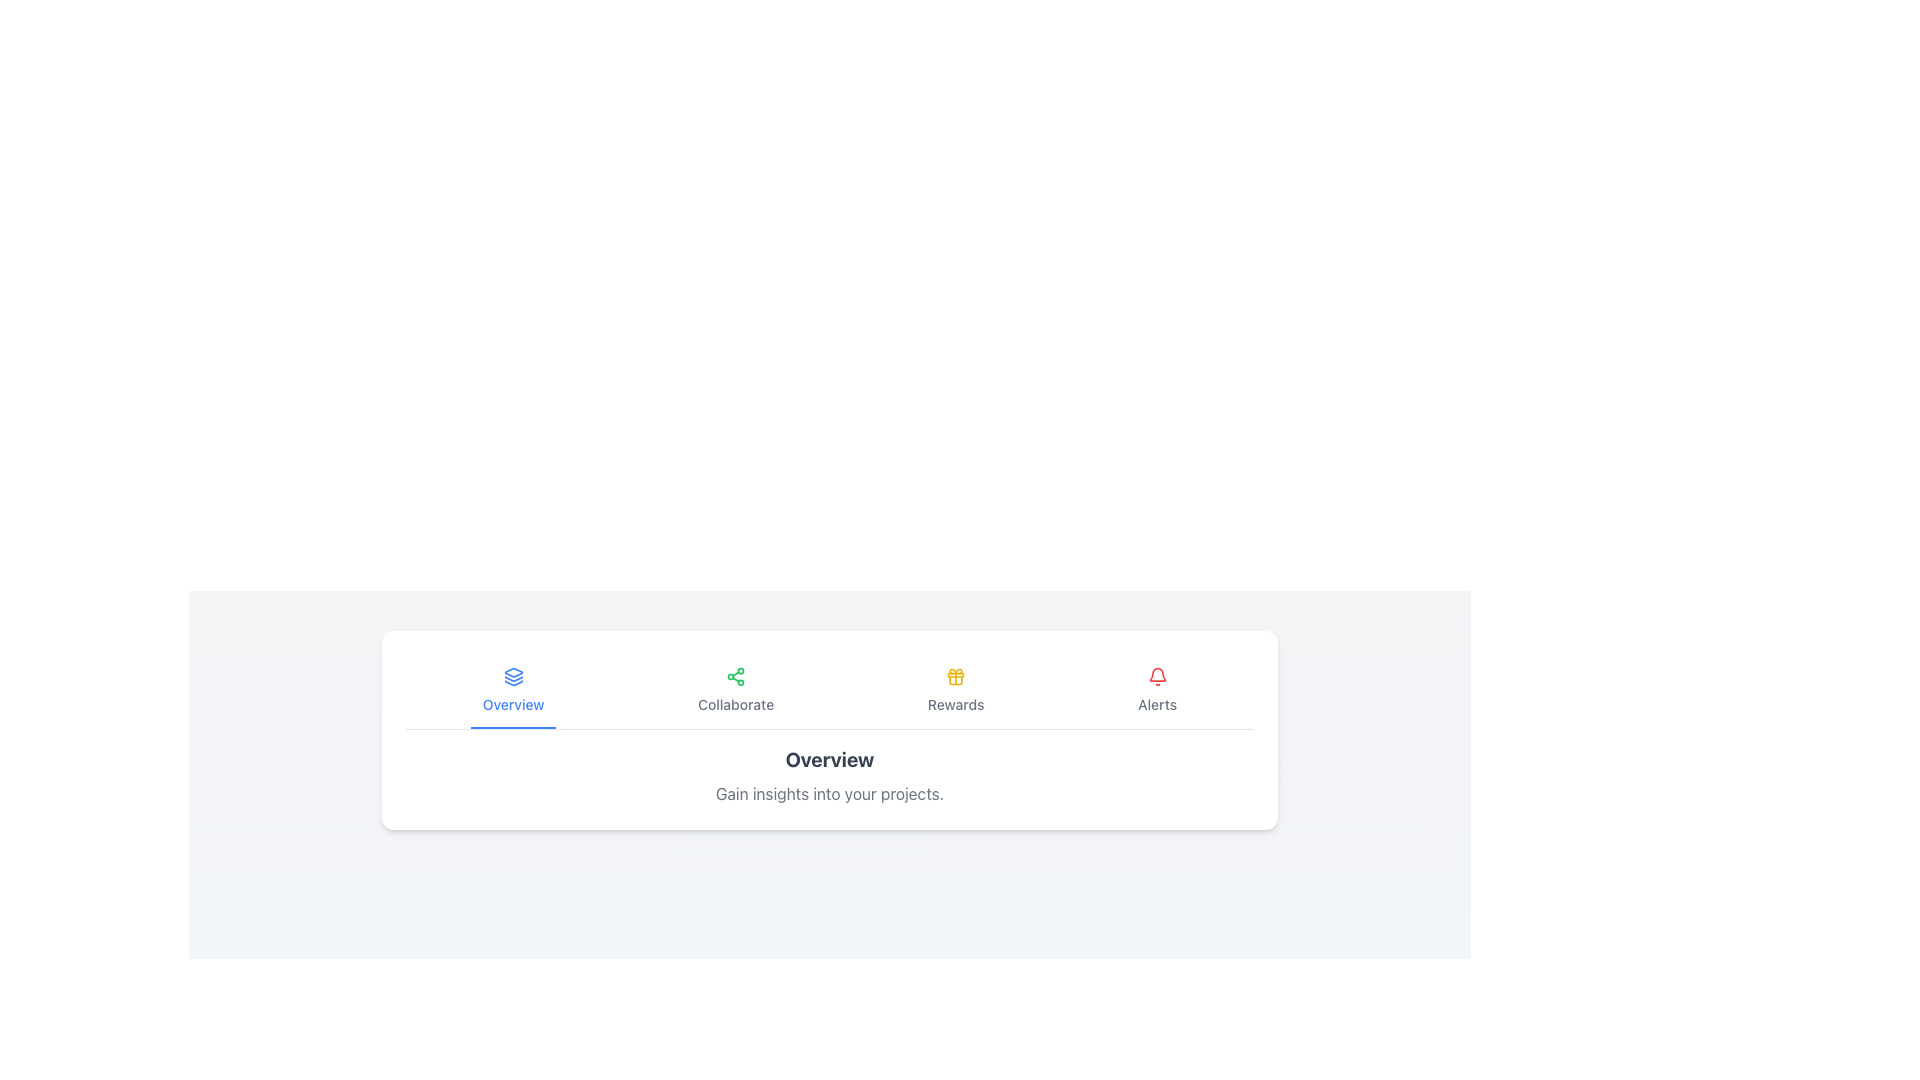 Image resolution: width=1920 pixels, height=1080 pixels. I want to click on the 'Collaborate' icon located at the center of the button, so click(735, 676).